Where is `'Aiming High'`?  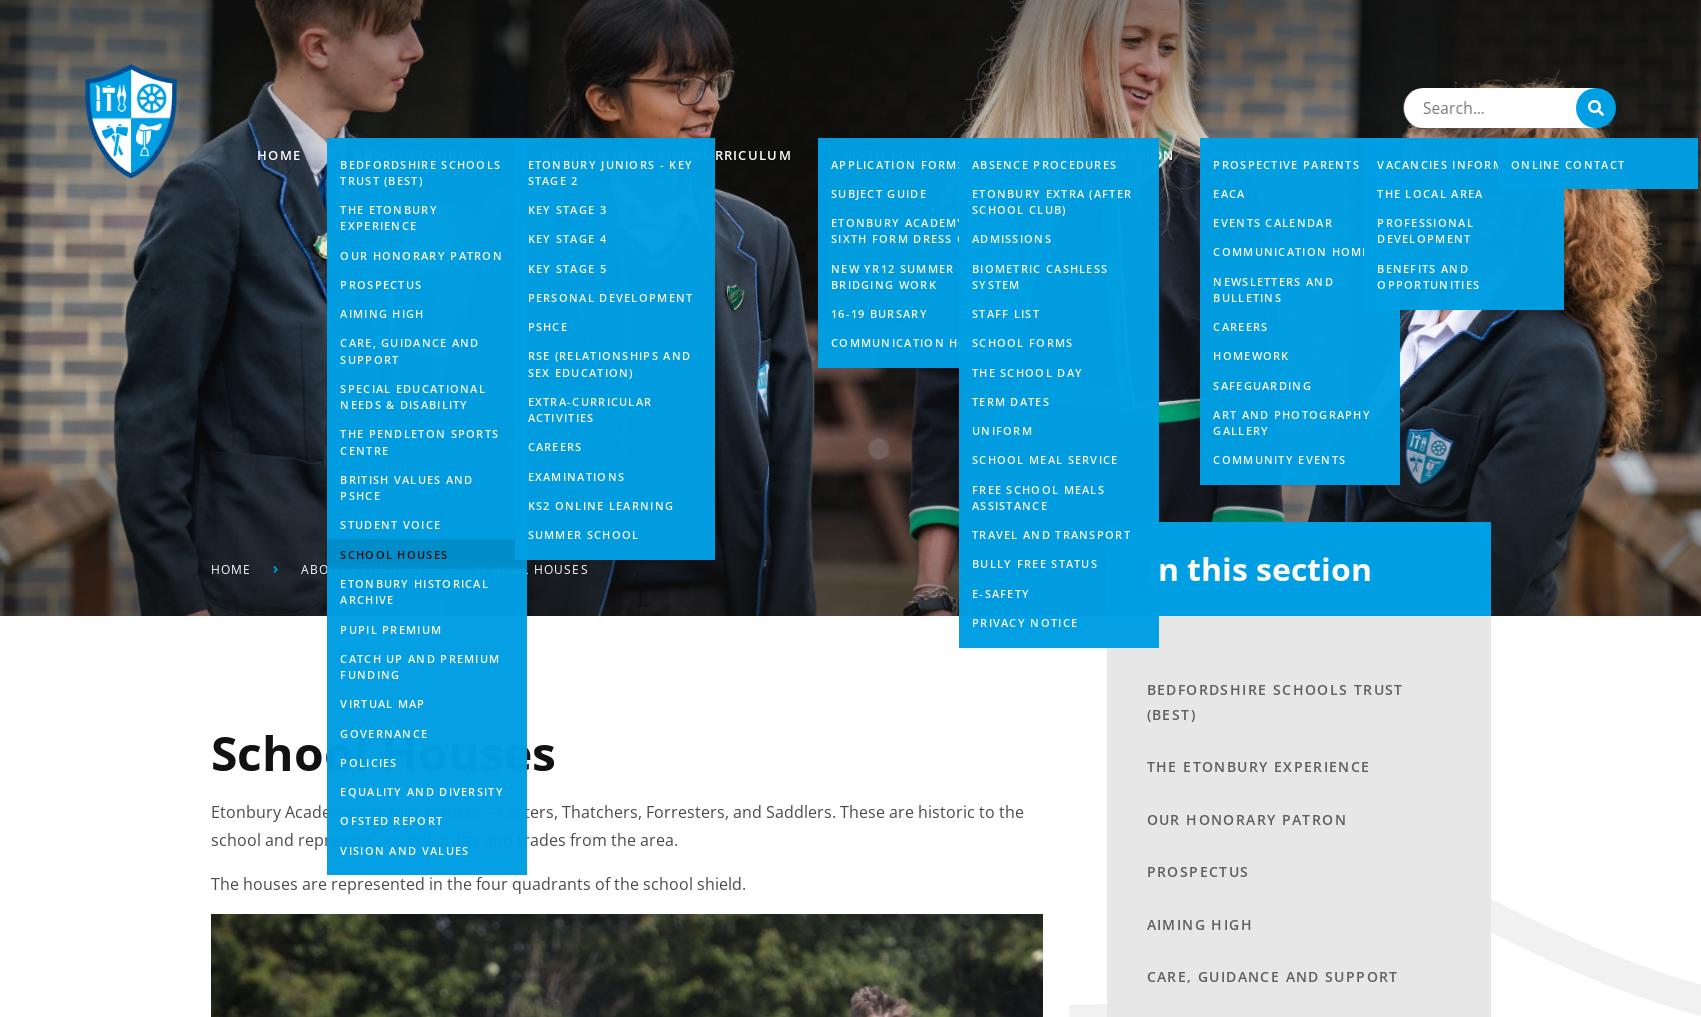
'Aiming High' is located at coordinates (1144, 922).